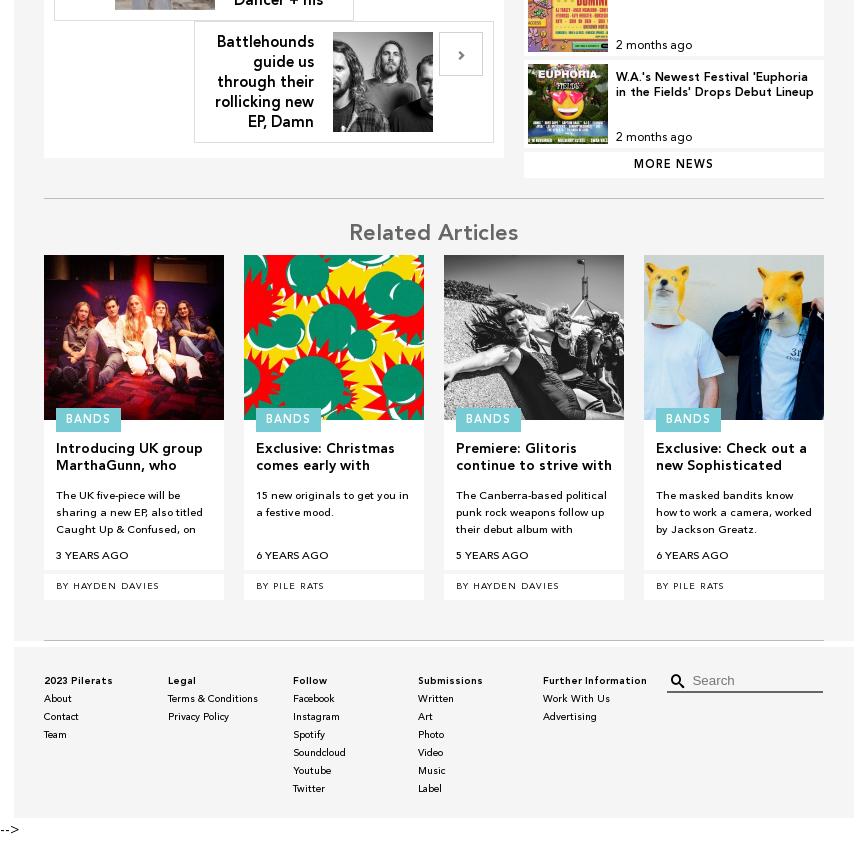 The height and width of the screenshot is (842, 867). What do you see at coordinates (308, 789) in the screenshot?
I see `'Twitter'` at bounding box center [308, 789].